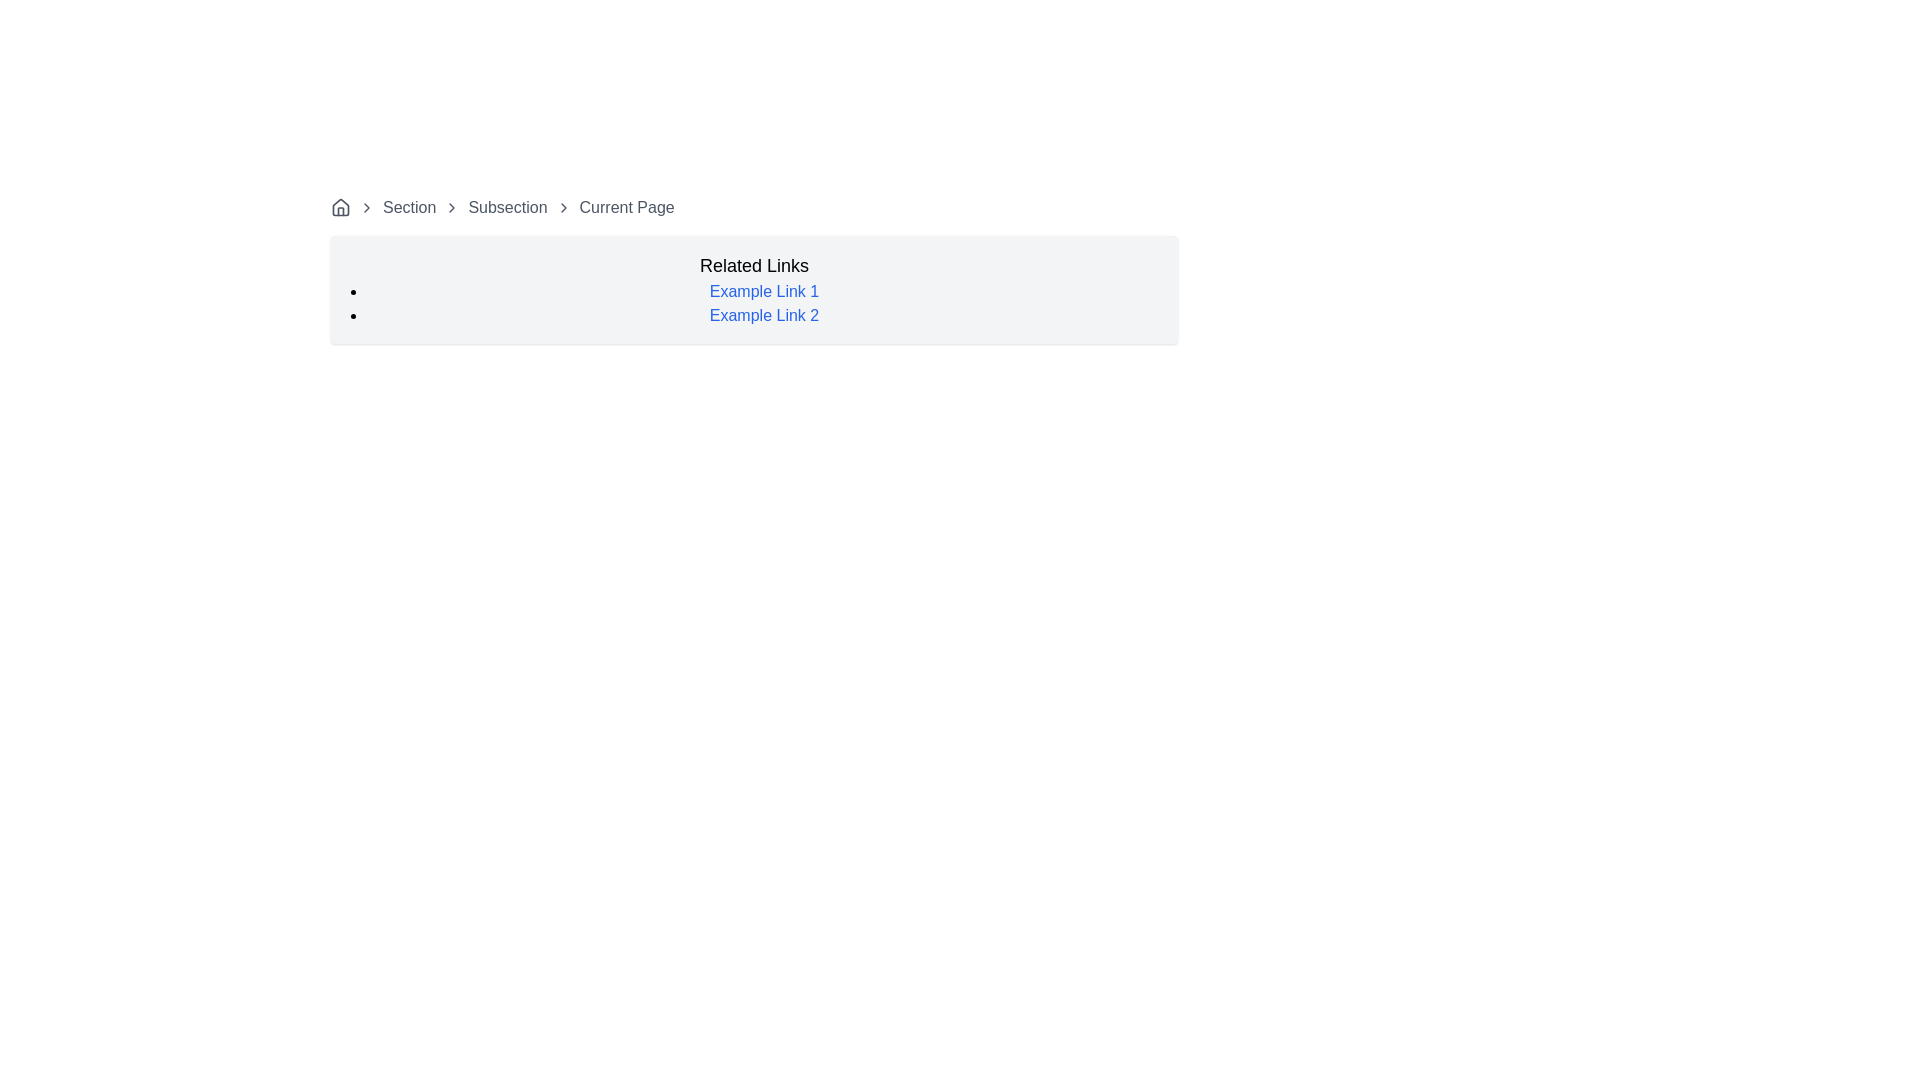 The height and width of the screenshot is (1080, 1920). I want to click on the 'Current Page' text label, which is styled in gray and is the last component in the breadcrumb navigation structure, so click(626, 208).